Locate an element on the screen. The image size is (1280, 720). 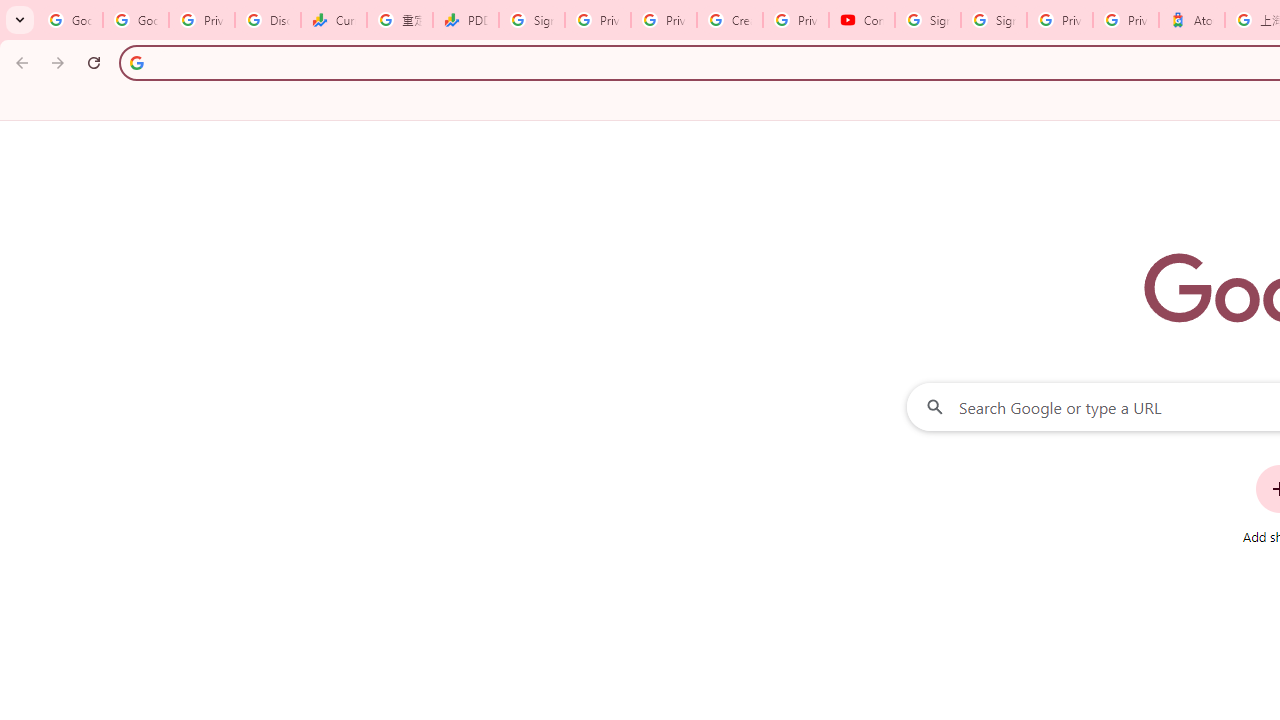
'PDD Holdings Inc - ADR (PDD) Price & News - Google Finance' is located at coordinates (464, 20).